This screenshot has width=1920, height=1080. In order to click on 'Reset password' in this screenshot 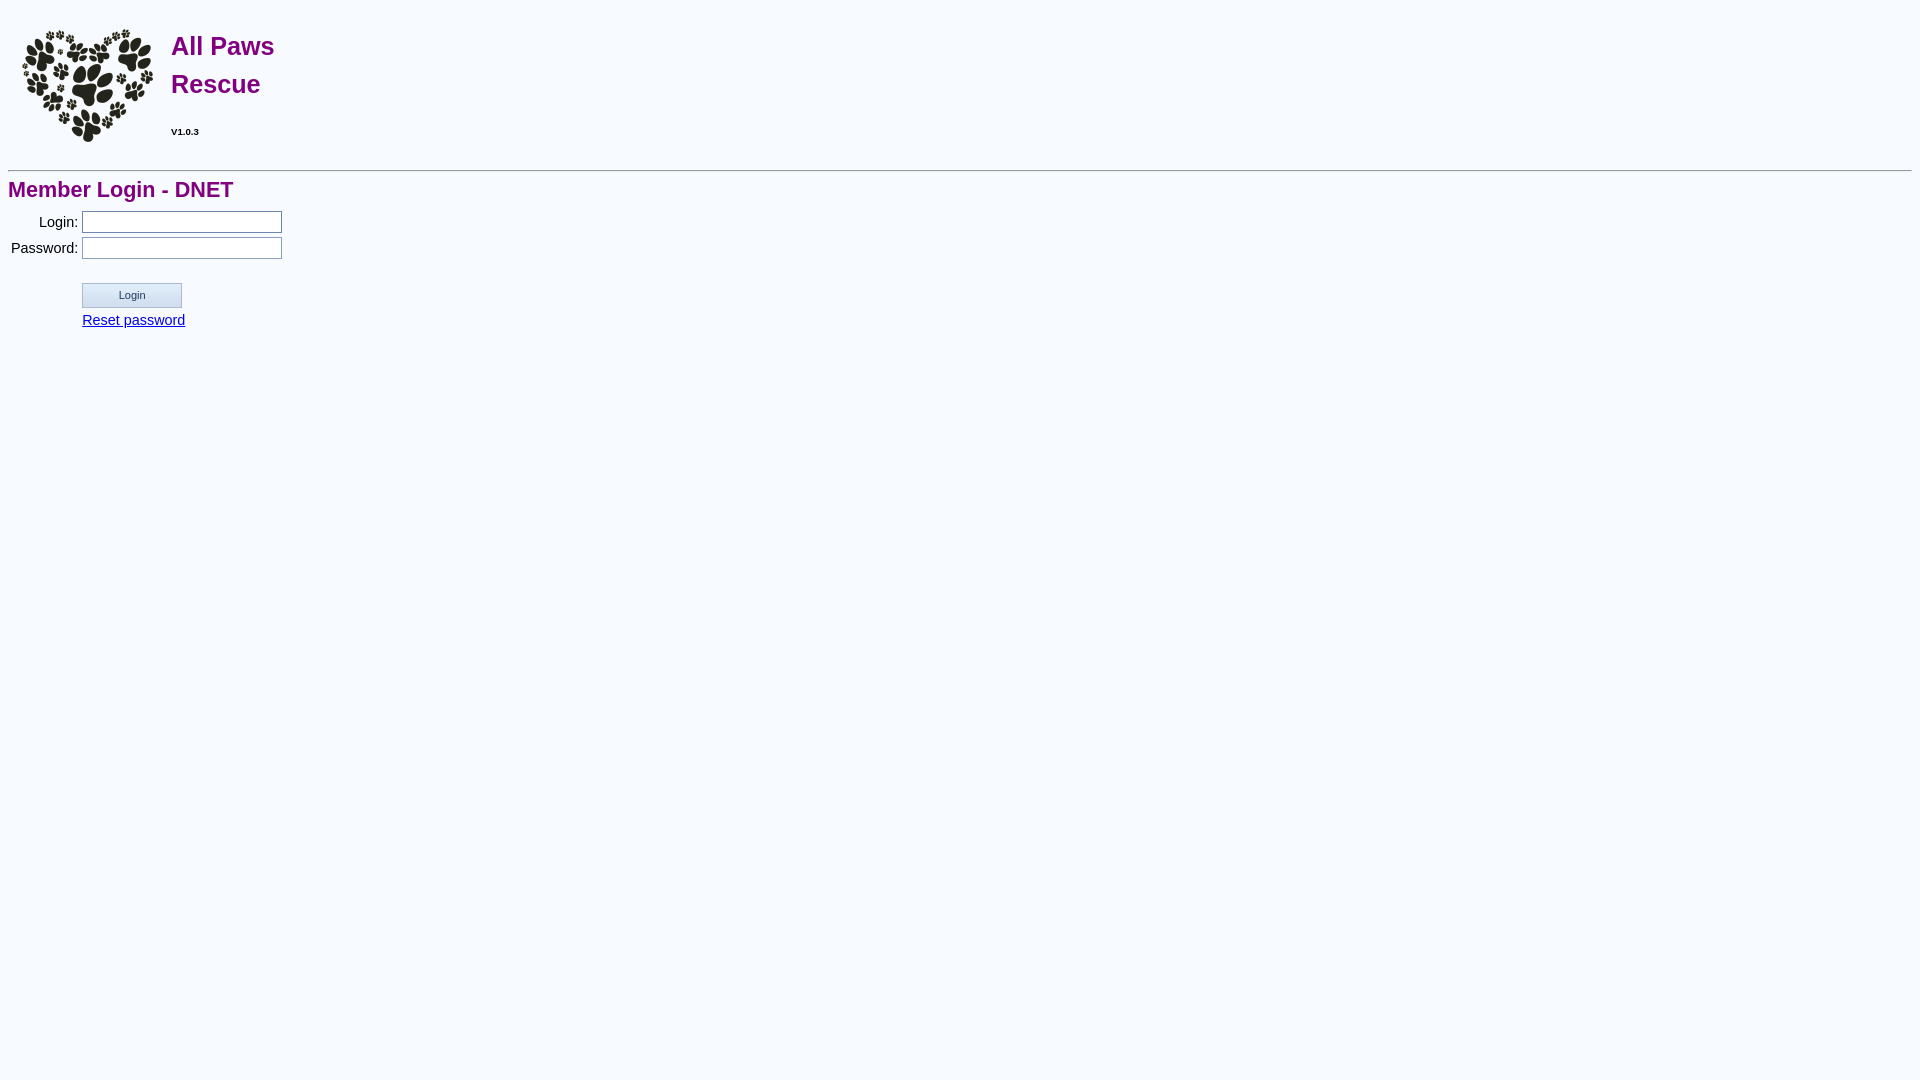, I will do `click(132, 319)`.